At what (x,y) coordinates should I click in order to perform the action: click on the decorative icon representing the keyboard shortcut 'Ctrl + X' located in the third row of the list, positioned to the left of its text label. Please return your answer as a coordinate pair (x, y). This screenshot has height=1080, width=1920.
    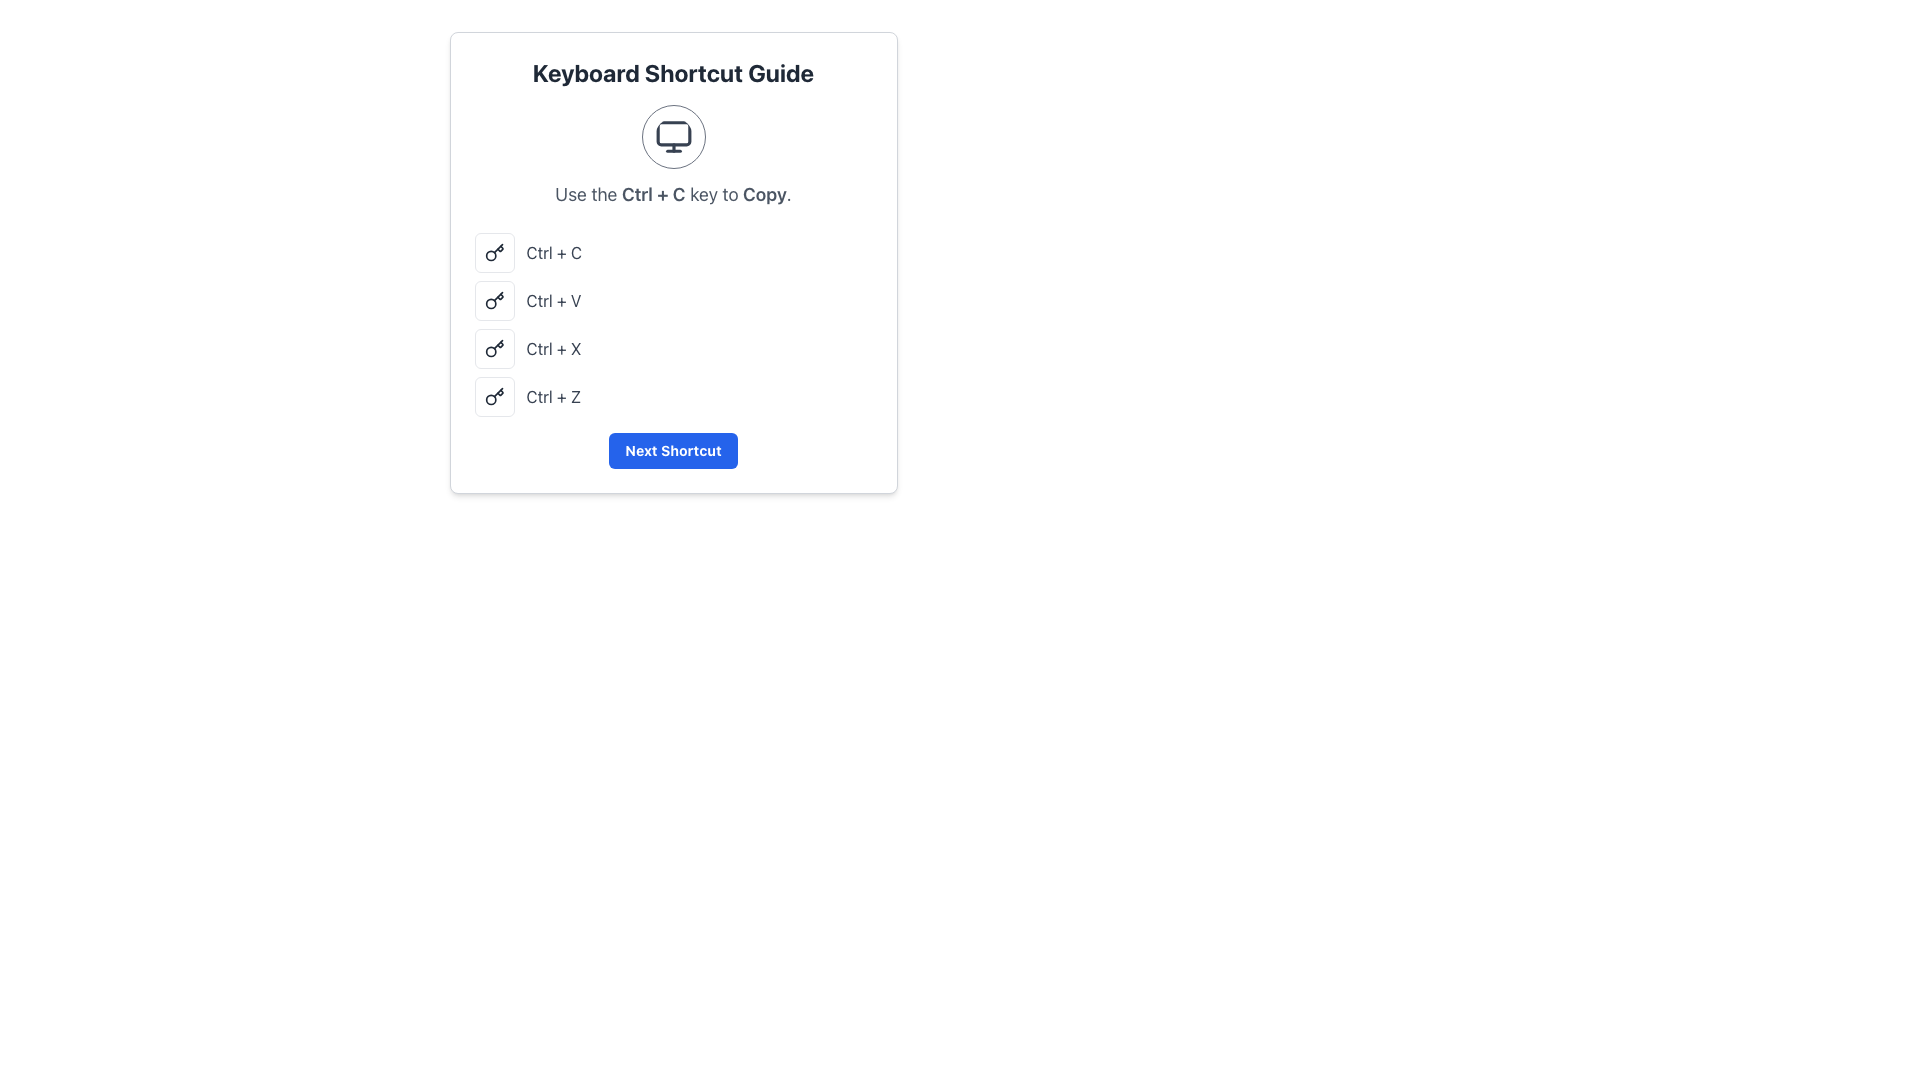
    Looking at the image, I should click on (494, 347).